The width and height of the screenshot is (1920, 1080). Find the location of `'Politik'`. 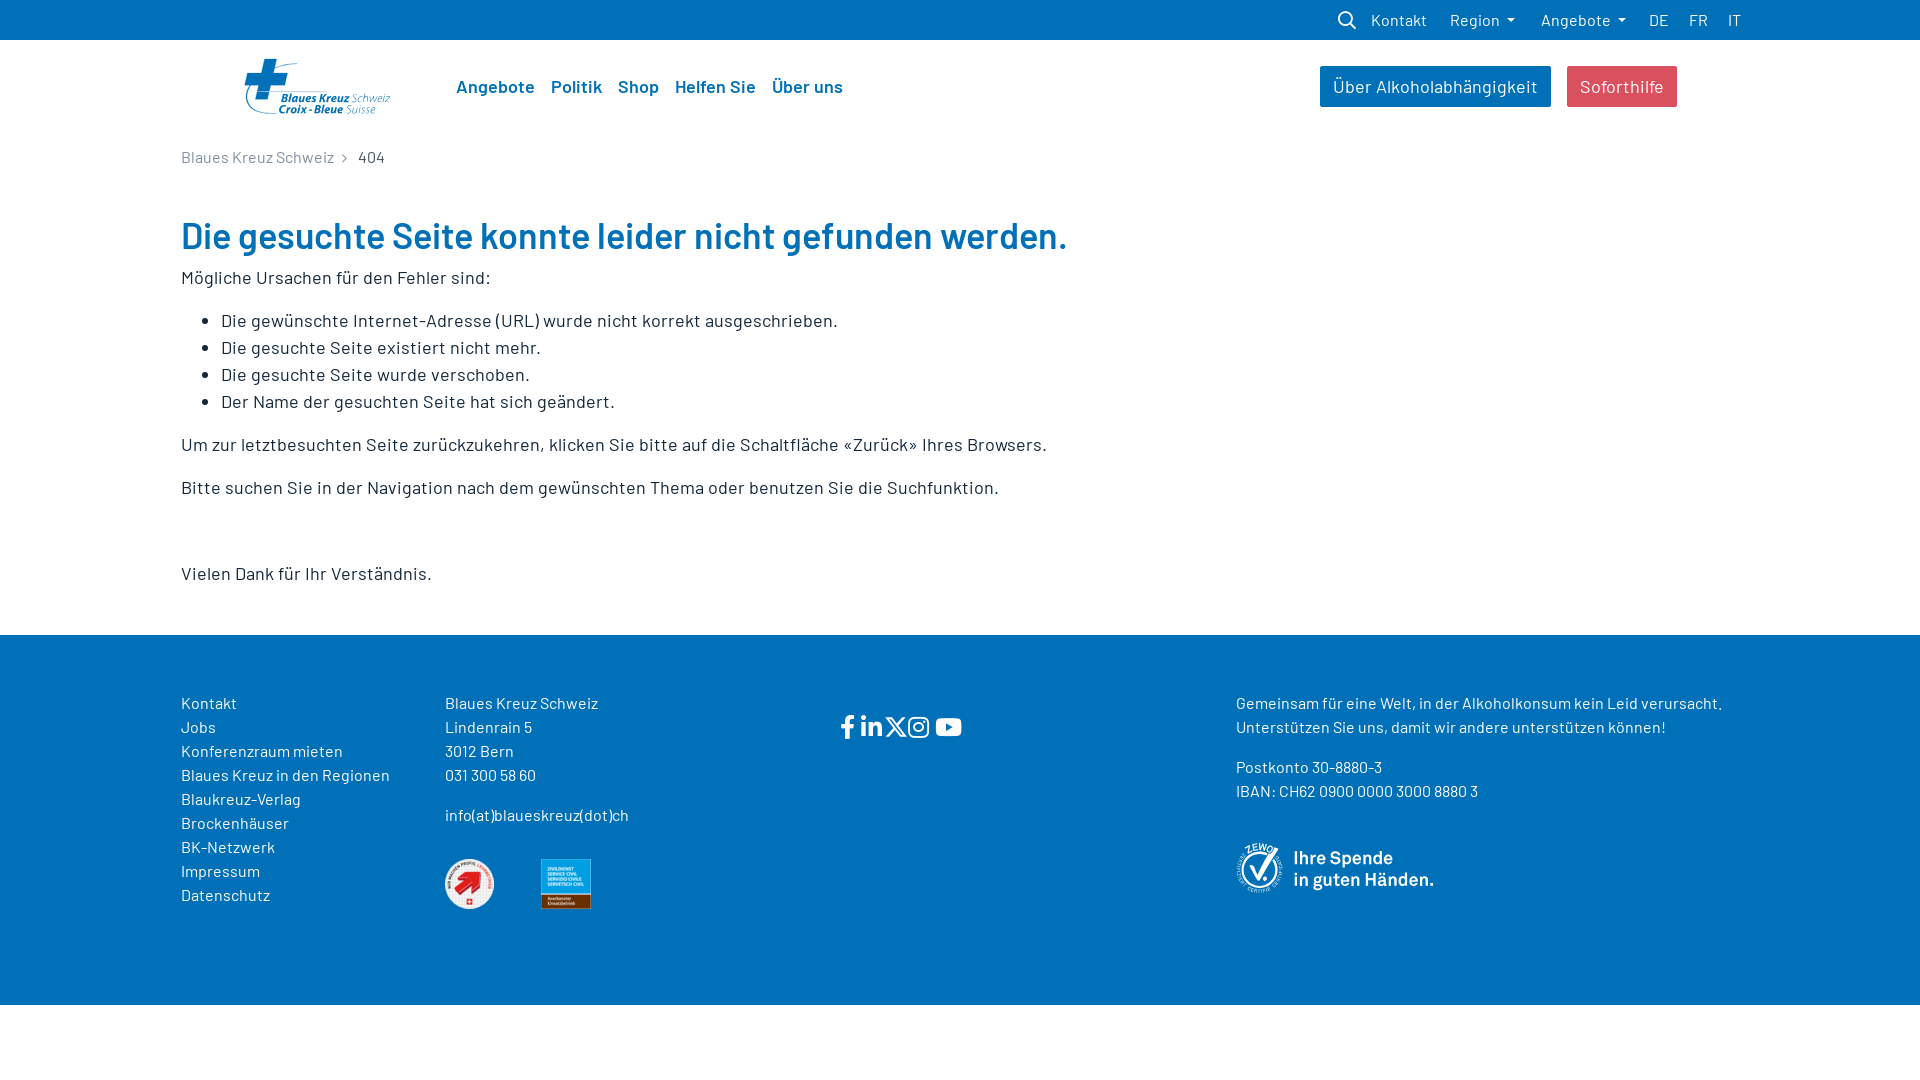

'Politik' is located at coordinates (542, 85).